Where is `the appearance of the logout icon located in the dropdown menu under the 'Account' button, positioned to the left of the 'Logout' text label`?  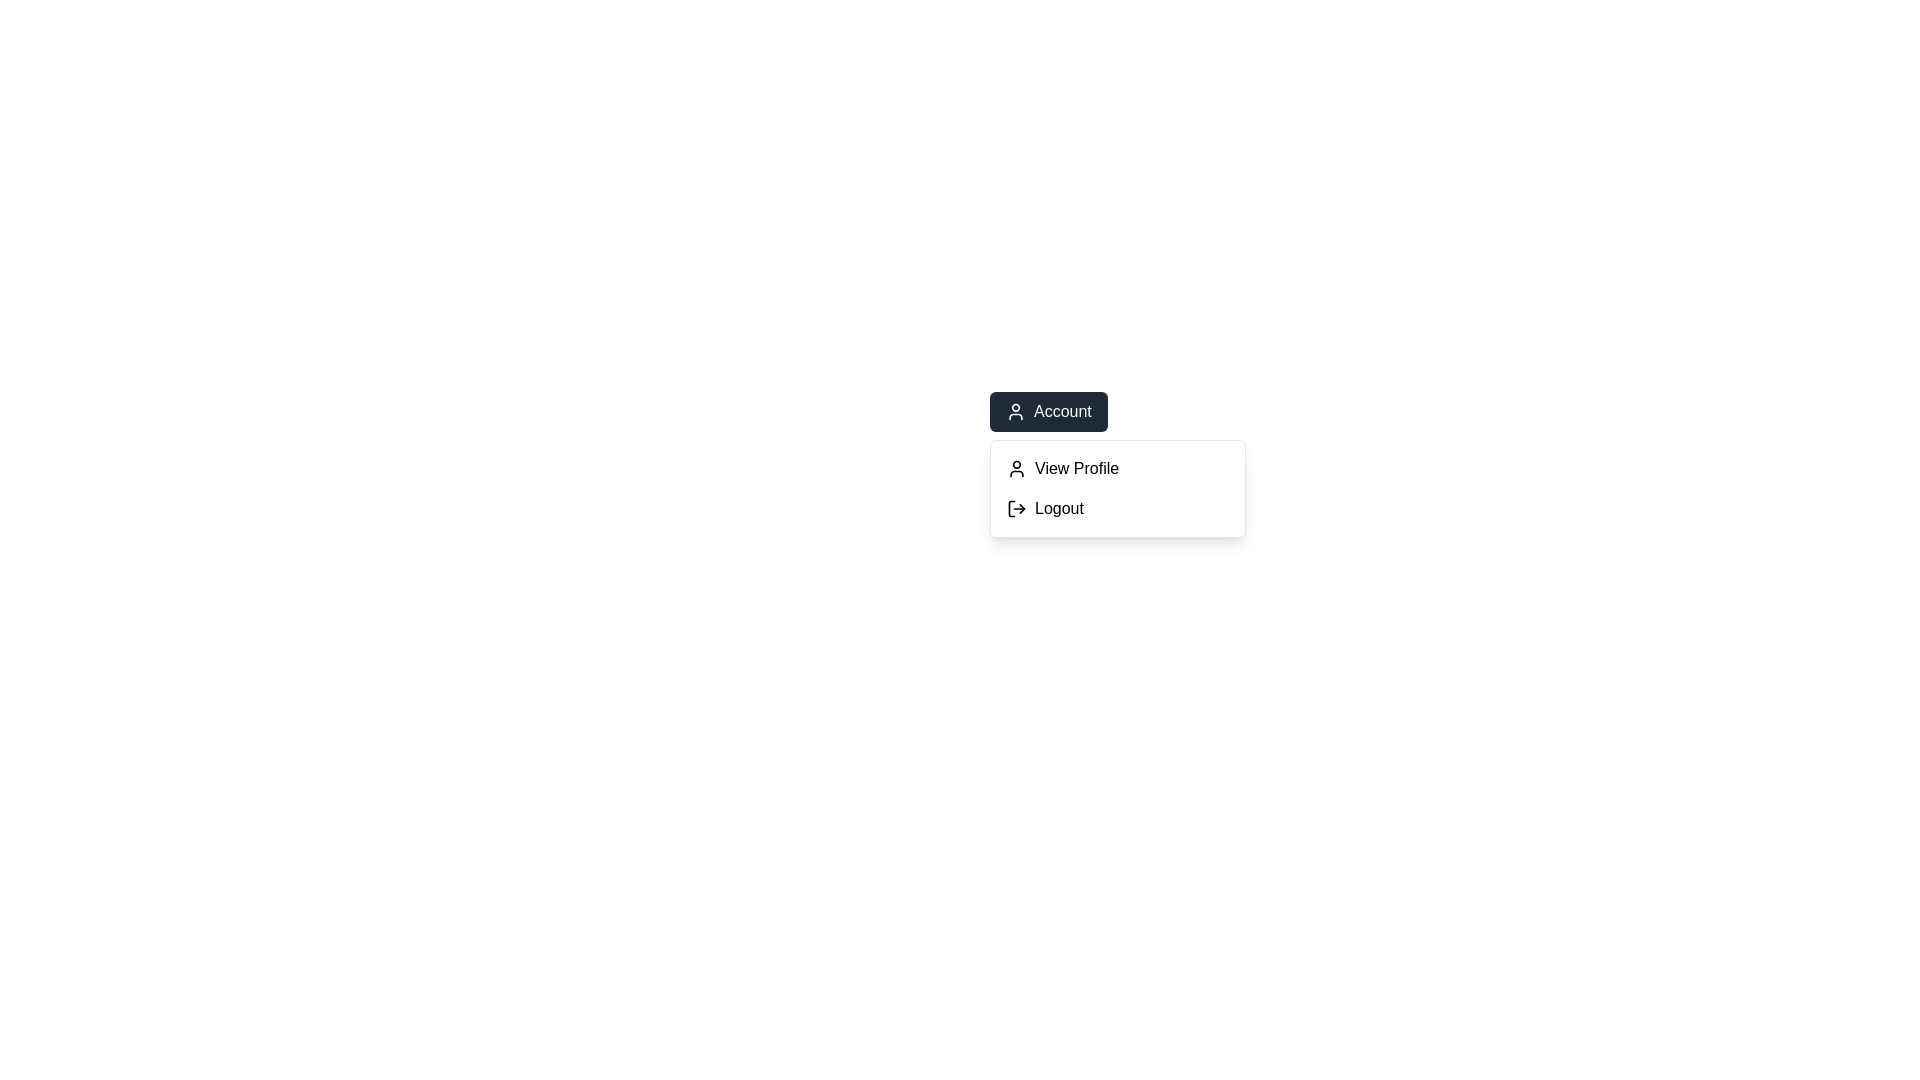 the appearance of the logout icon located in the dropdown menu under the 'Account' button, positioned to the left of the 'Logout' text label is located at coordinates (1017, 508).